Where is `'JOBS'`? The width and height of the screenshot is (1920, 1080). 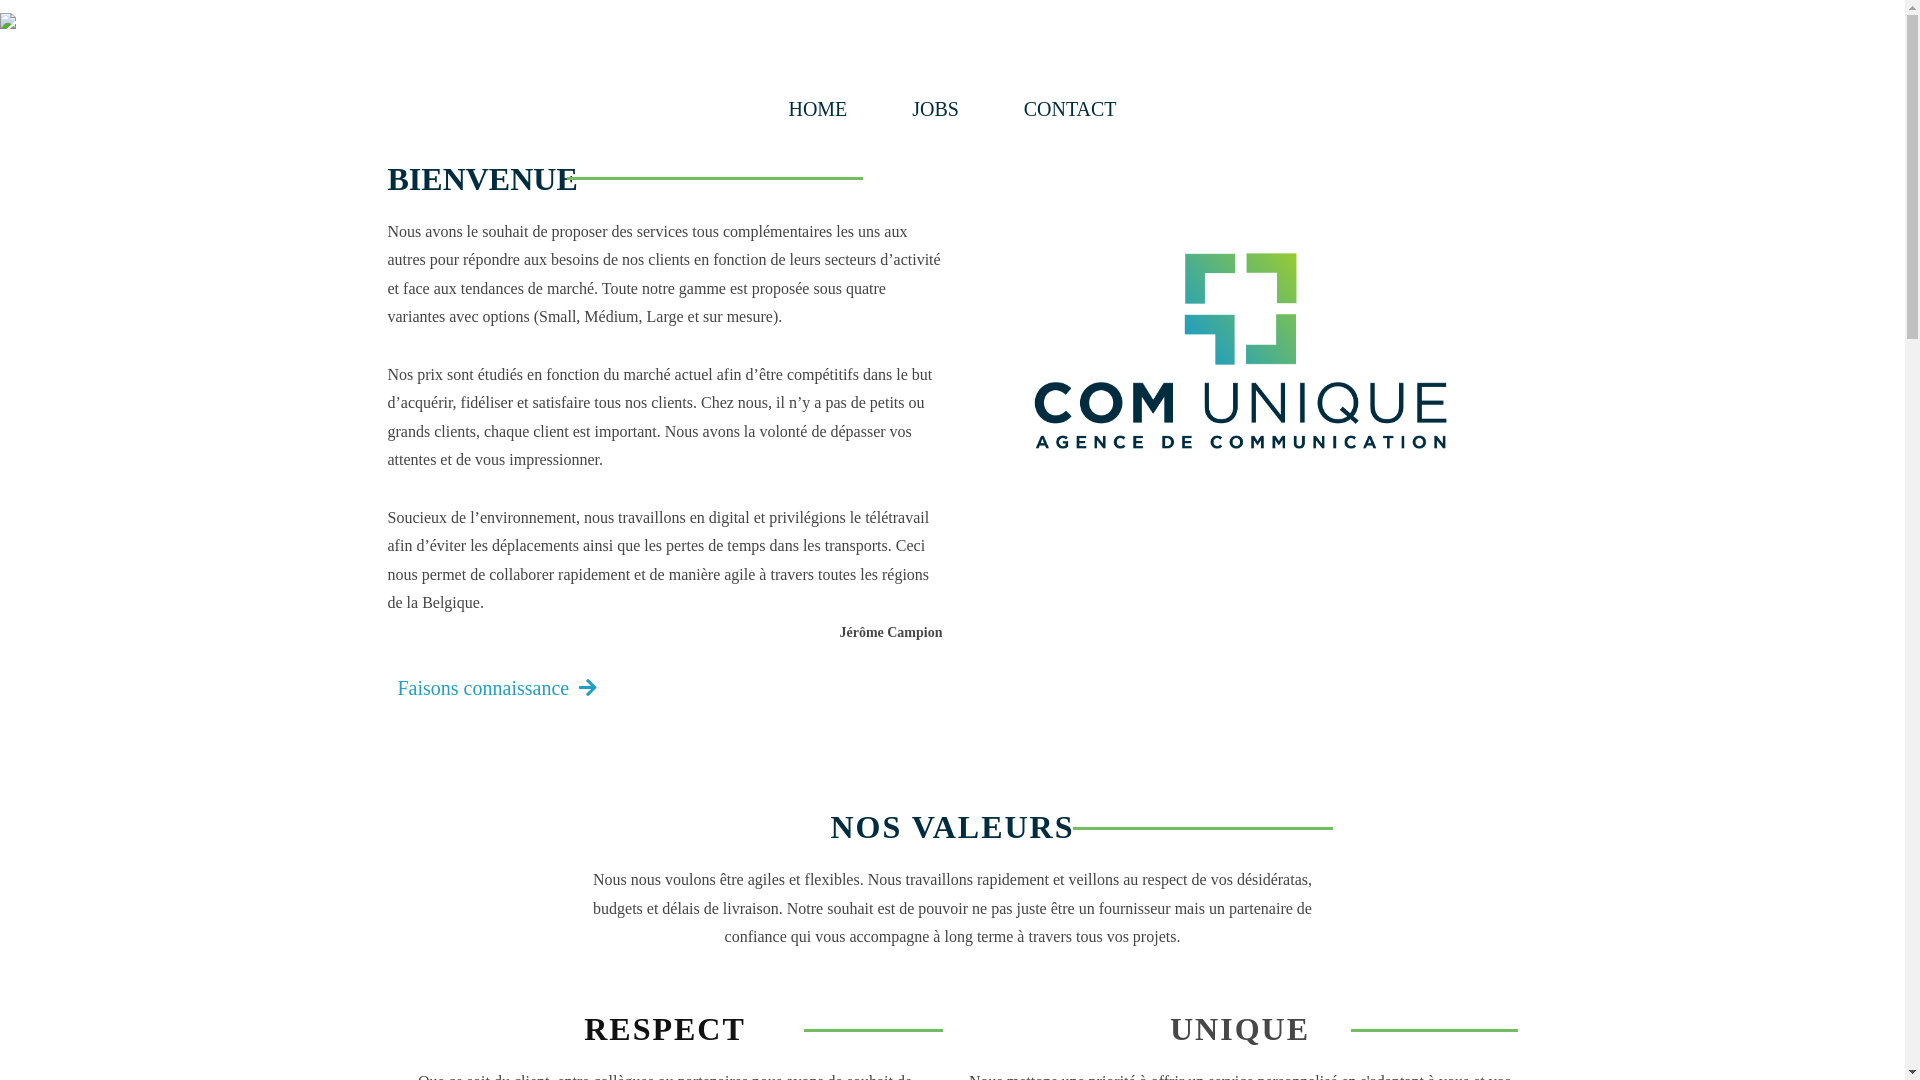
'JOBS' is located at coordinates (934, 109).